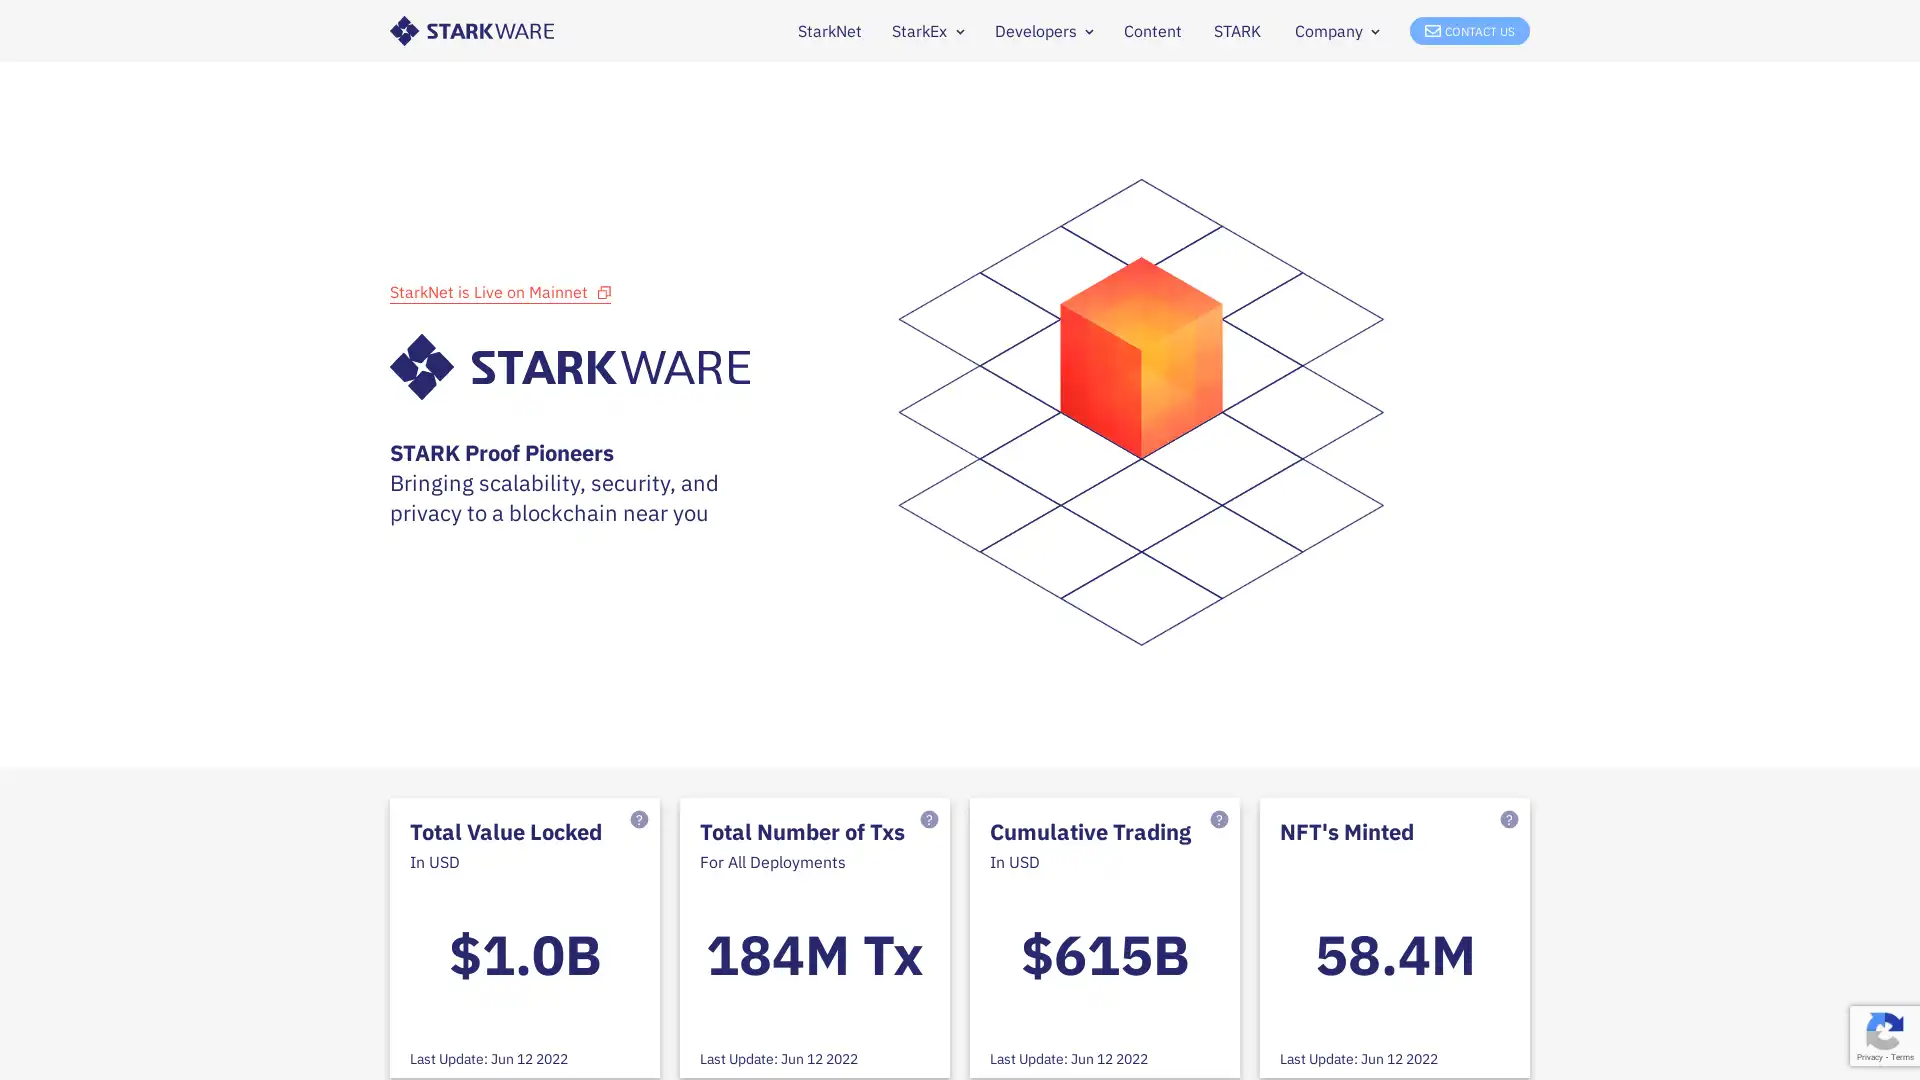 This screenshot has height=1080, width=1920. I want to click on Toggle tooltip, so click(1218, 822).